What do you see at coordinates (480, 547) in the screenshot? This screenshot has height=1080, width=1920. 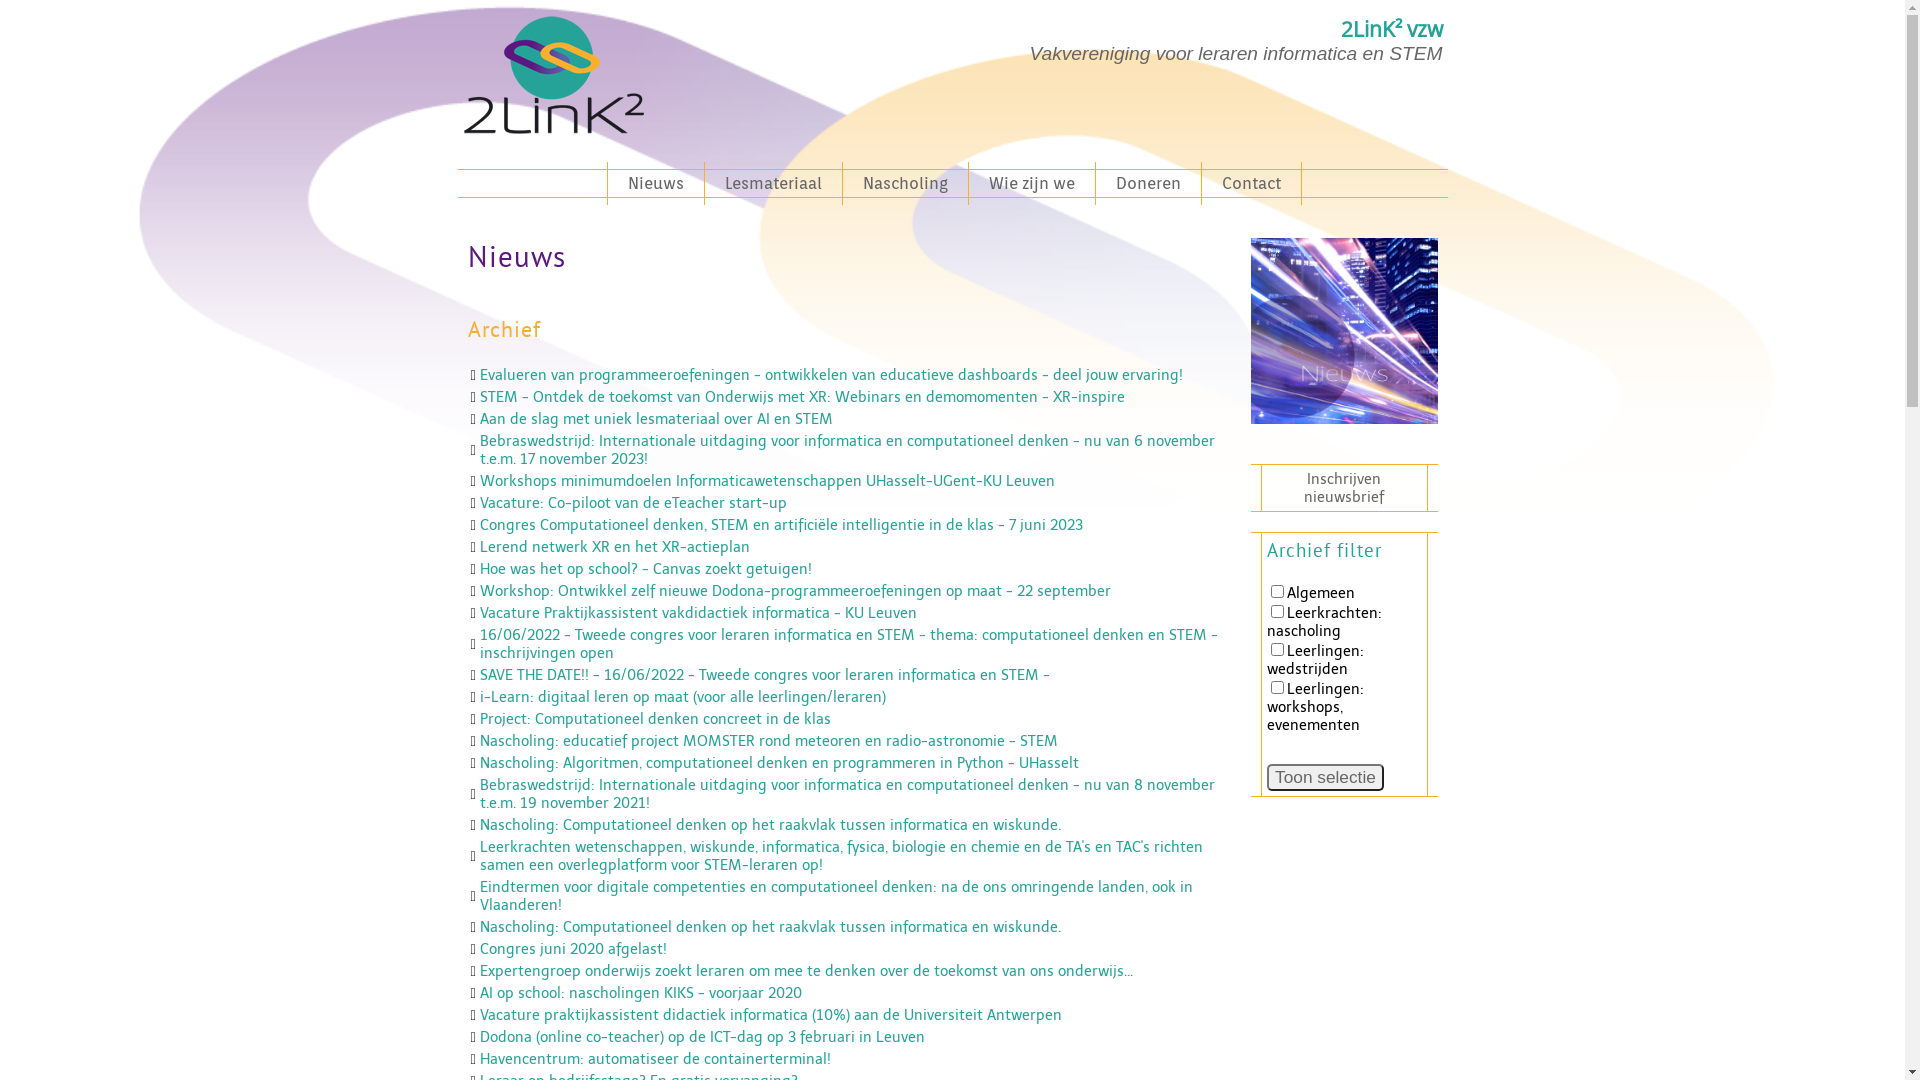 I see `'Lerend netwerk XR en het XR-actieplan'` at bounding box center [480, 547].